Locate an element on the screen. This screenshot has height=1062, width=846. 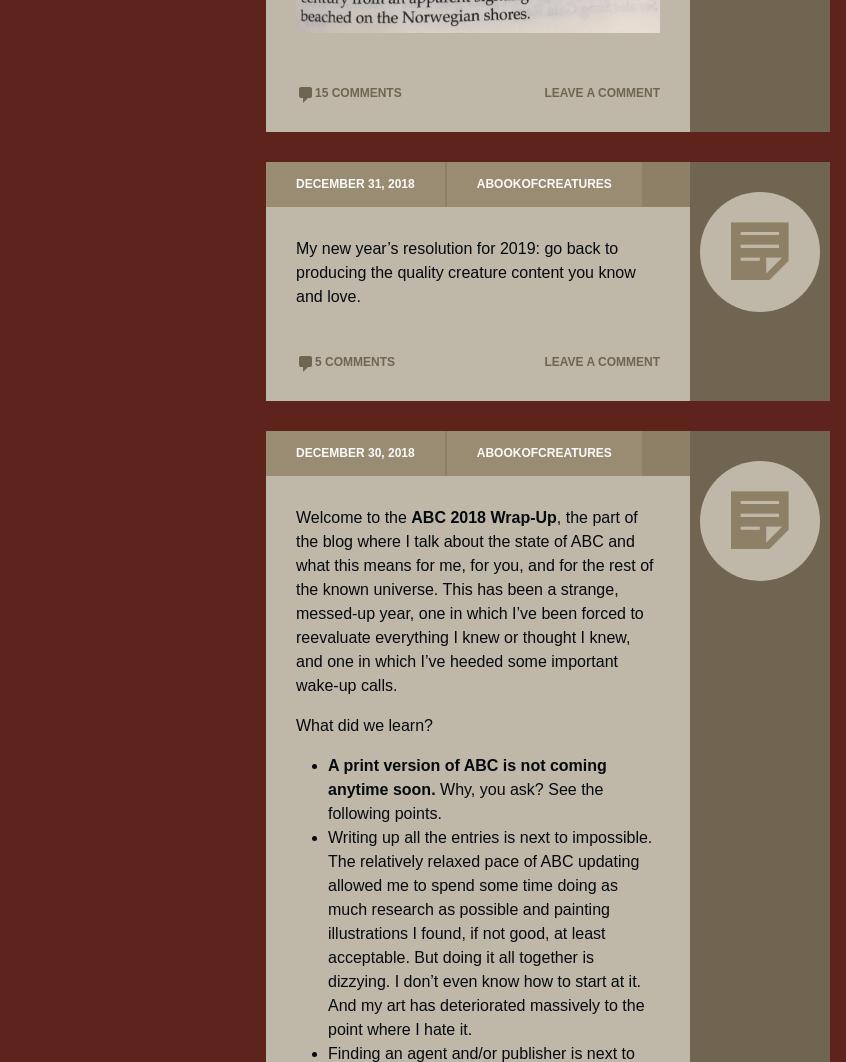
'5 Comments' is located at coordinates (354, 361).